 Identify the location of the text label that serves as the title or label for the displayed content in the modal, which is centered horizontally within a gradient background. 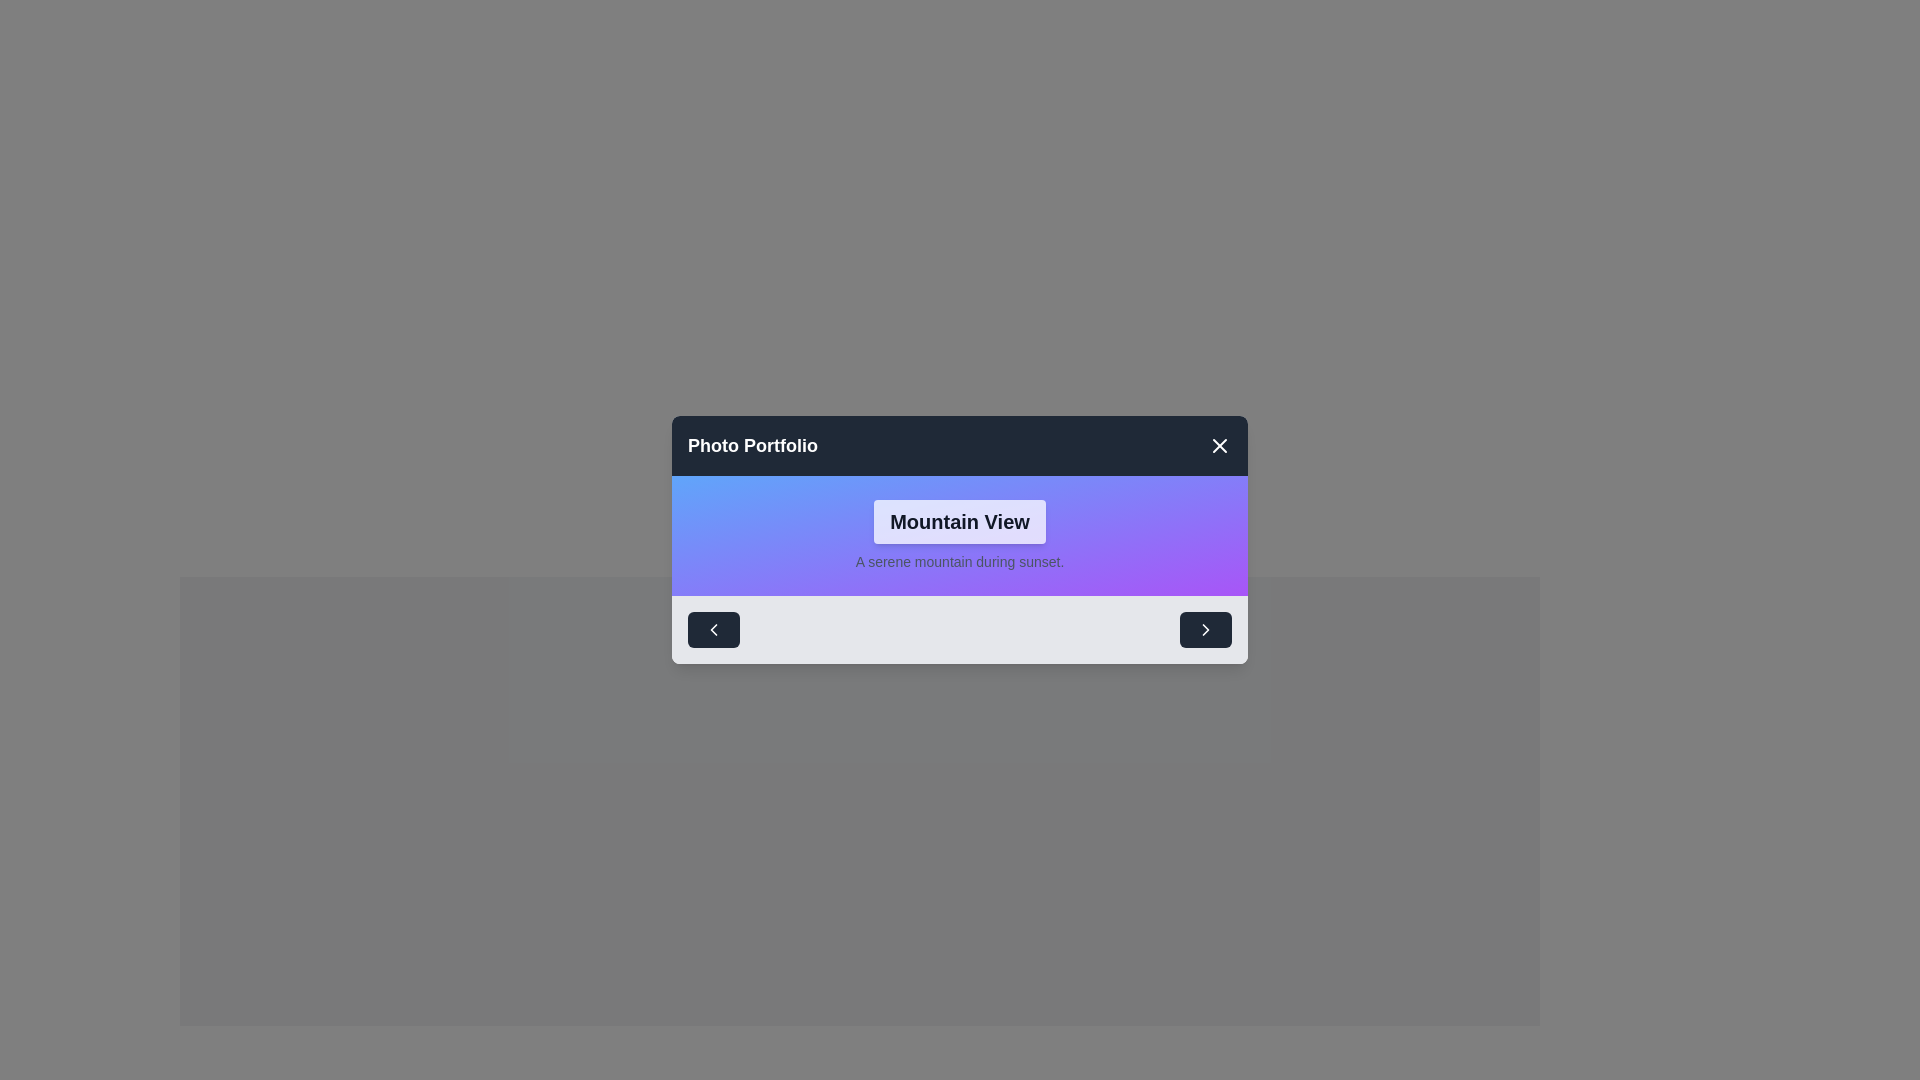
(960, 520).